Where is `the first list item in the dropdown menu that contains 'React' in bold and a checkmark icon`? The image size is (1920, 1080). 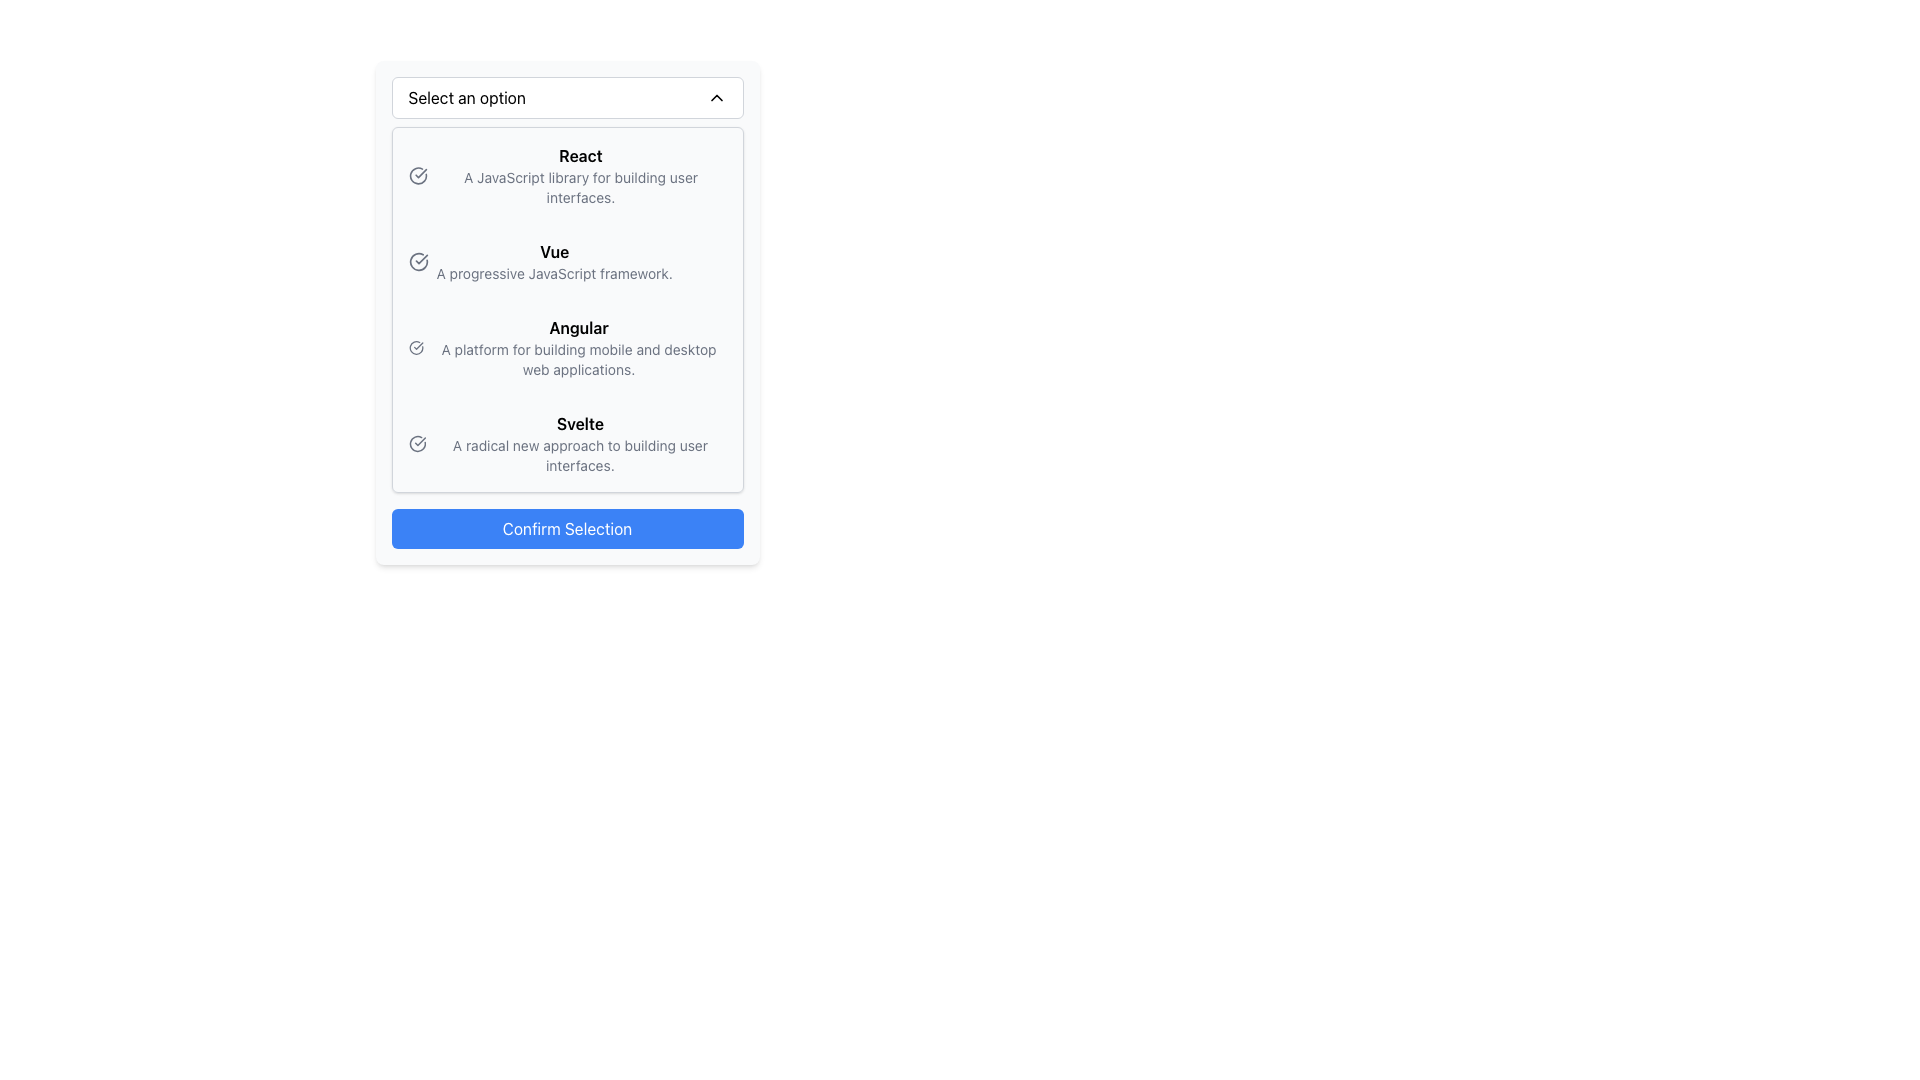 the first list item in the dropdown menu that contains 'React' in bold and a checkmark icon is located at coordinates (566, 175).